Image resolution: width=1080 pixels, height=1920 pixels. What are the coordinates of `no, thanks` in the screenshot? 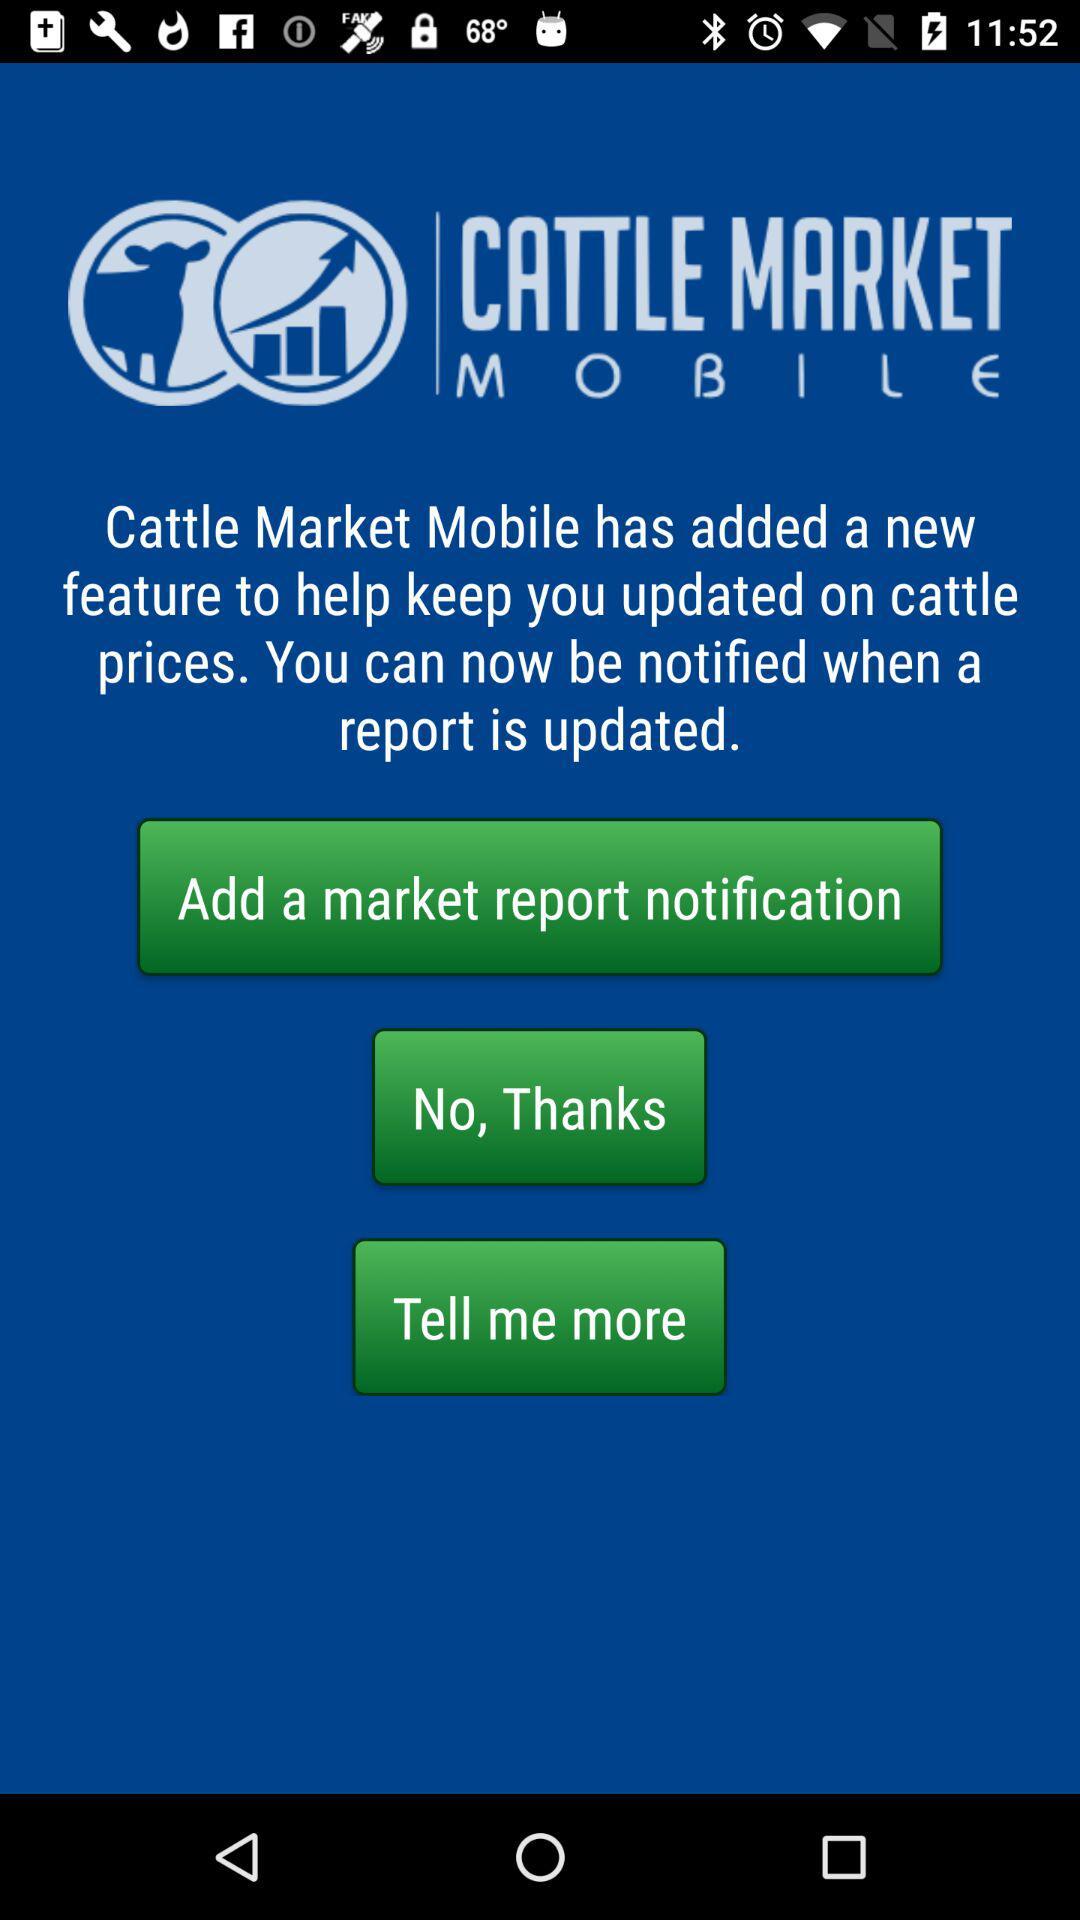 It's located at (538, 1106).